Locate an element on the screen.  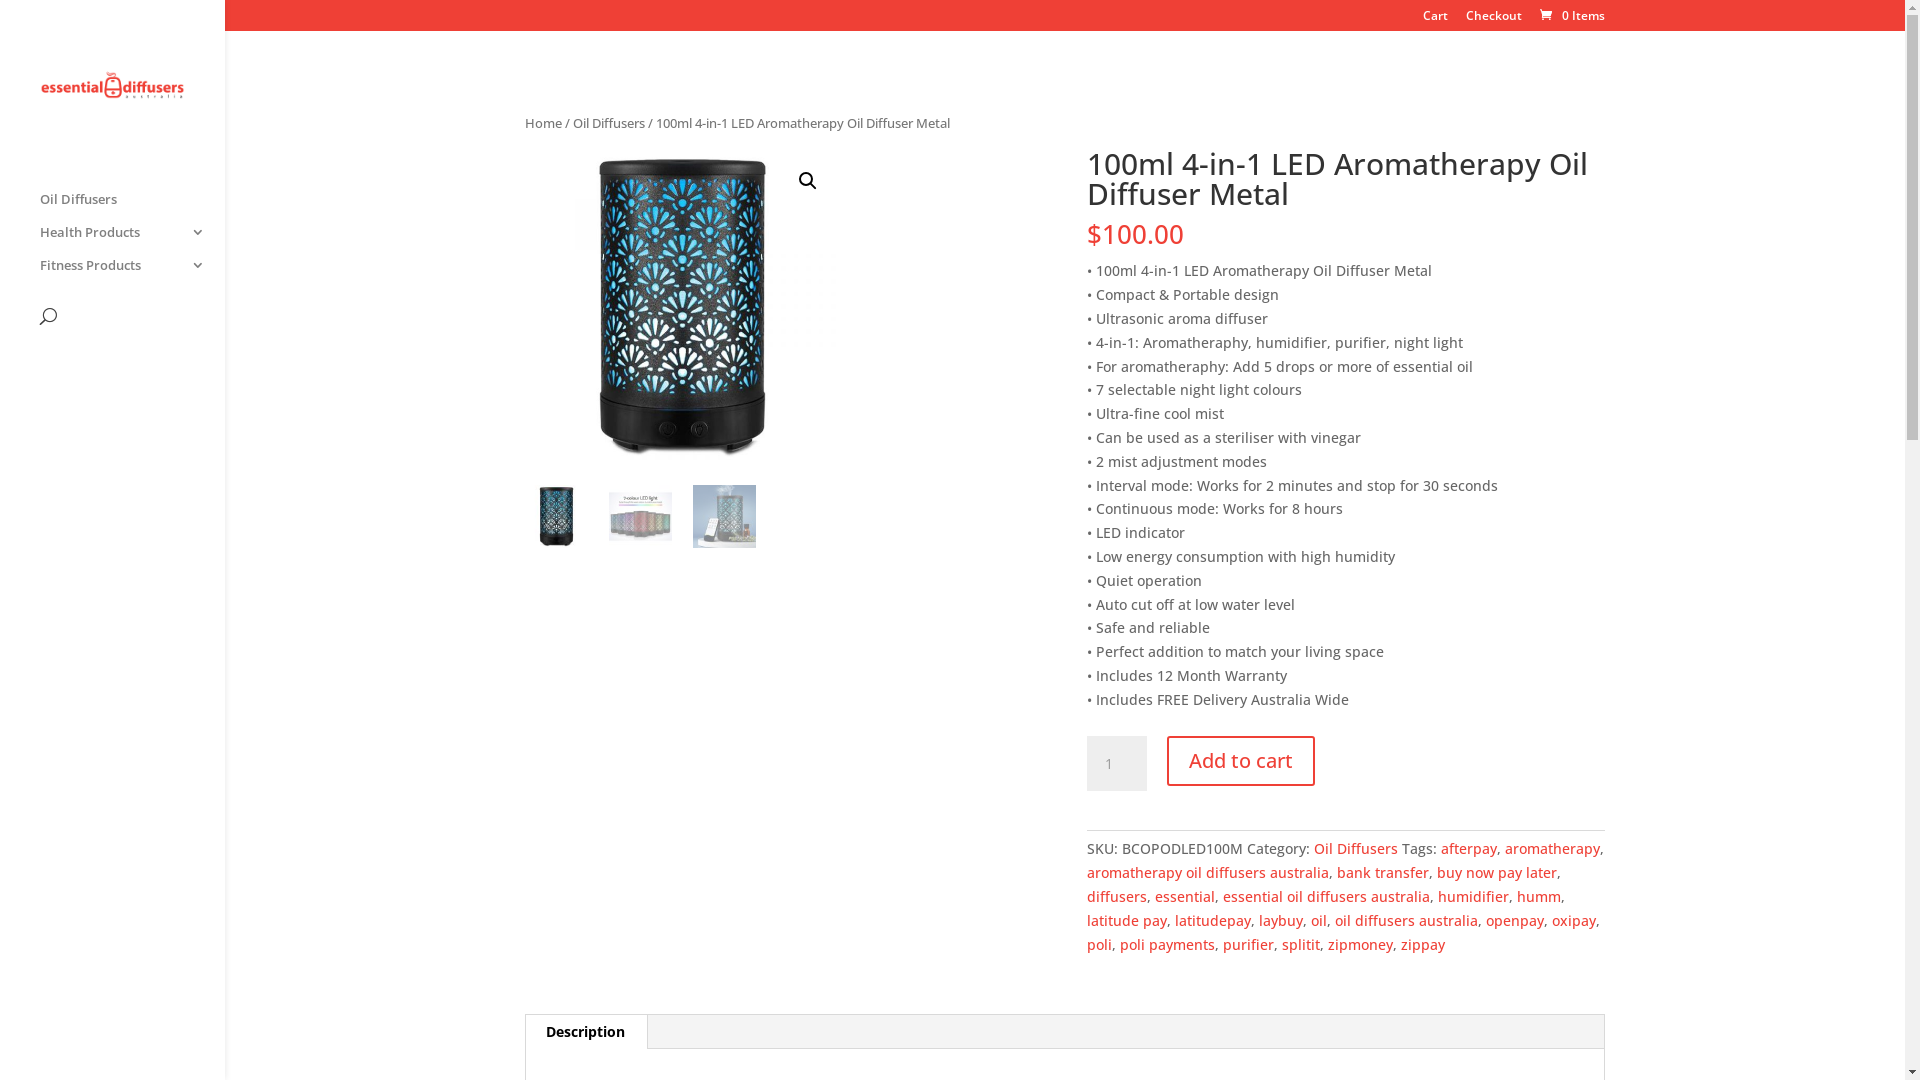
'100ml-4-in-1-LED-Aromatherapy-Oil-Diffuser-Metal-1.jpg' is located at coordinates (682, 306).